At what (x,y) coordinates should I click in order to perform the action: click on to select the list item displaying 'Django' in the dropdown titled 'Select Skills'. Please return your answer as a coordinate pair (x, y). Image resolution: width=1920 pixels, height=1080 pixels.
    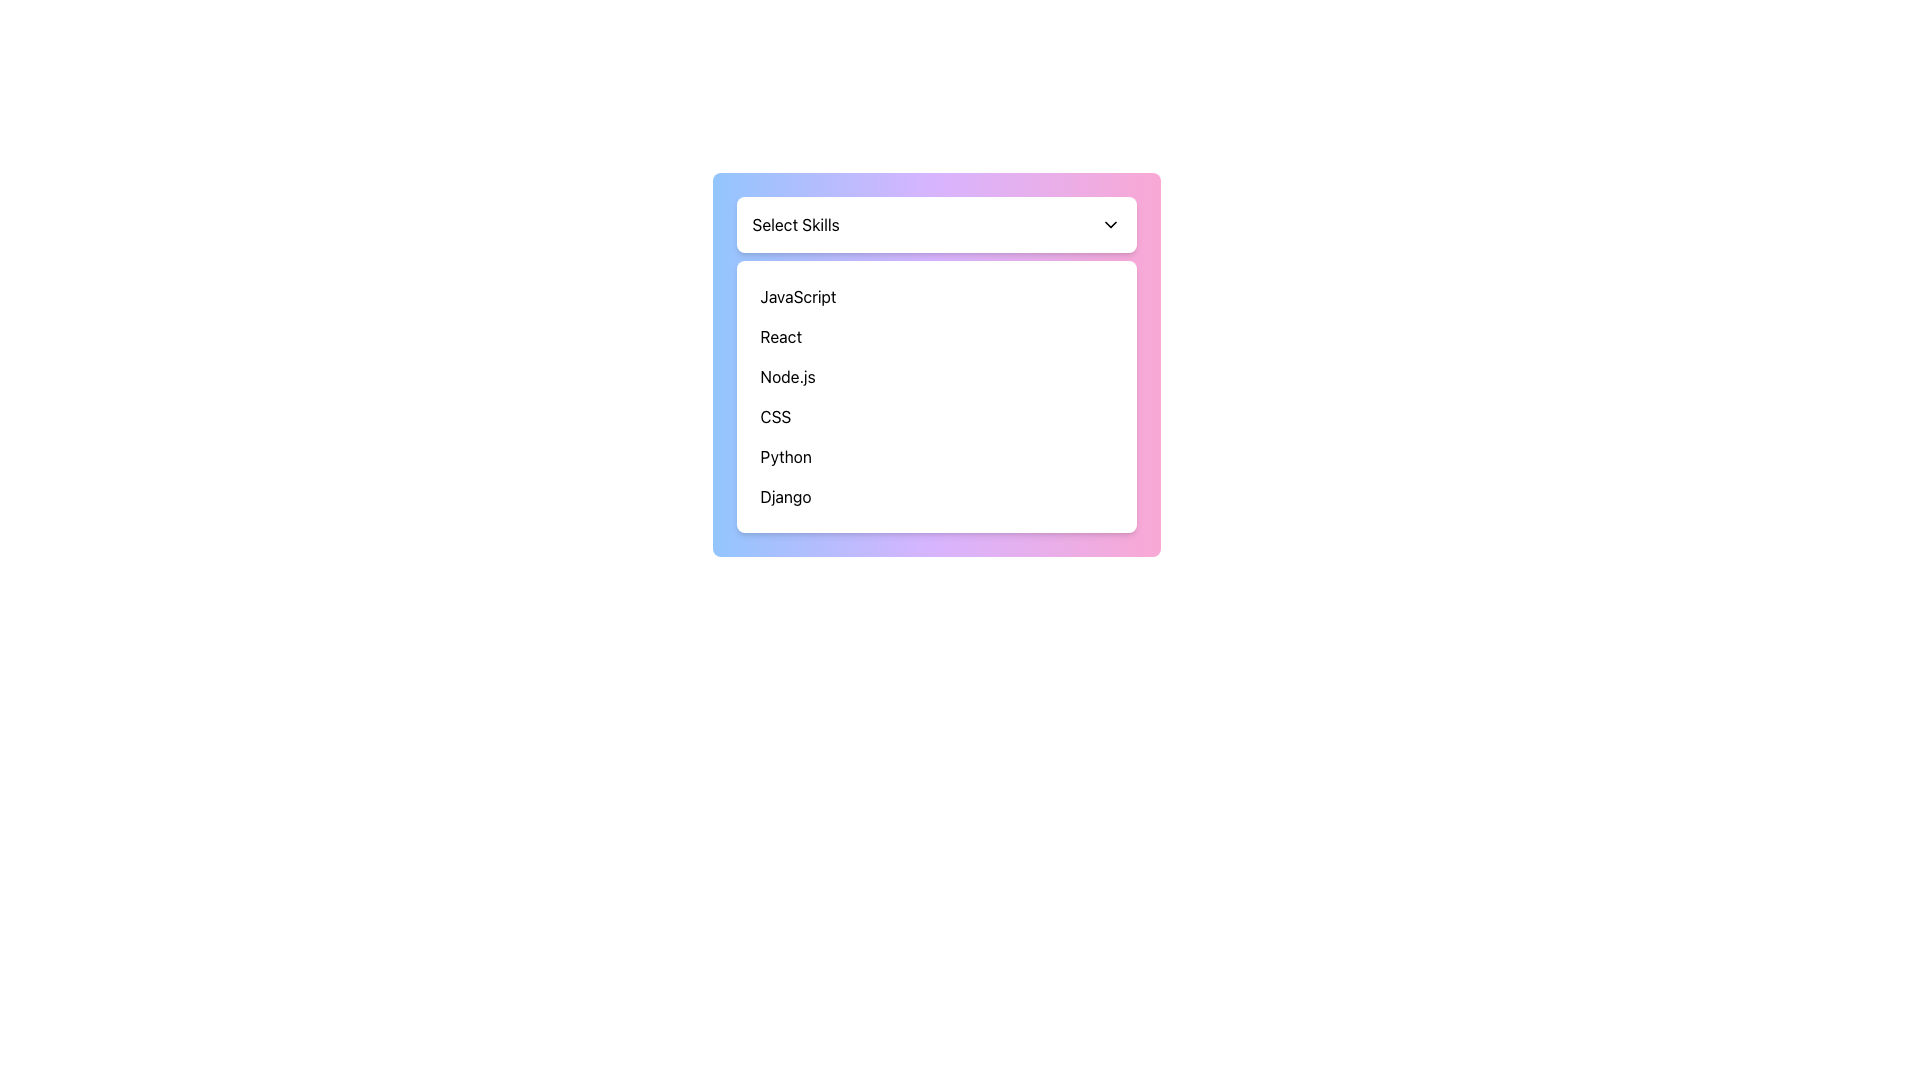
    Looking at the image, I should click on (935, 496).